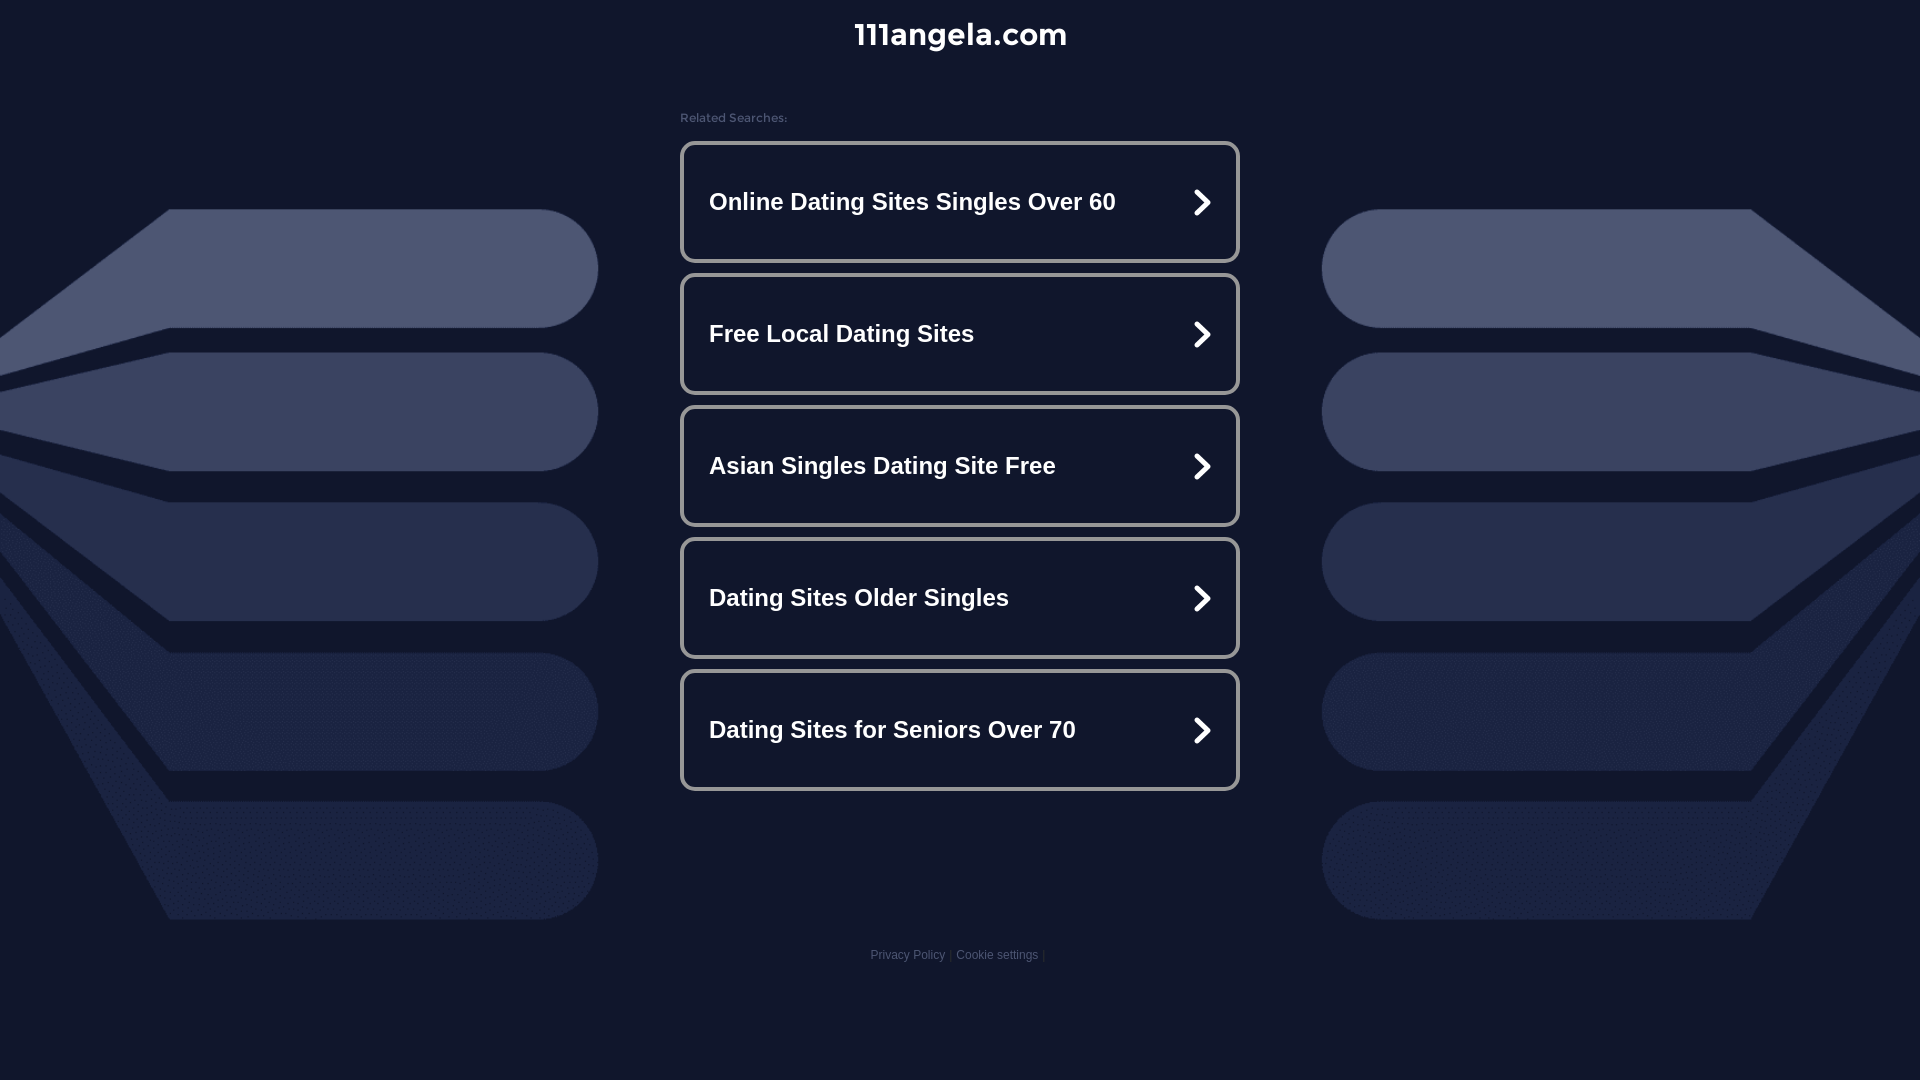  Describe the element at coordinates (960, 34) in the screenshot. I see `'111angela.com'` at that location.